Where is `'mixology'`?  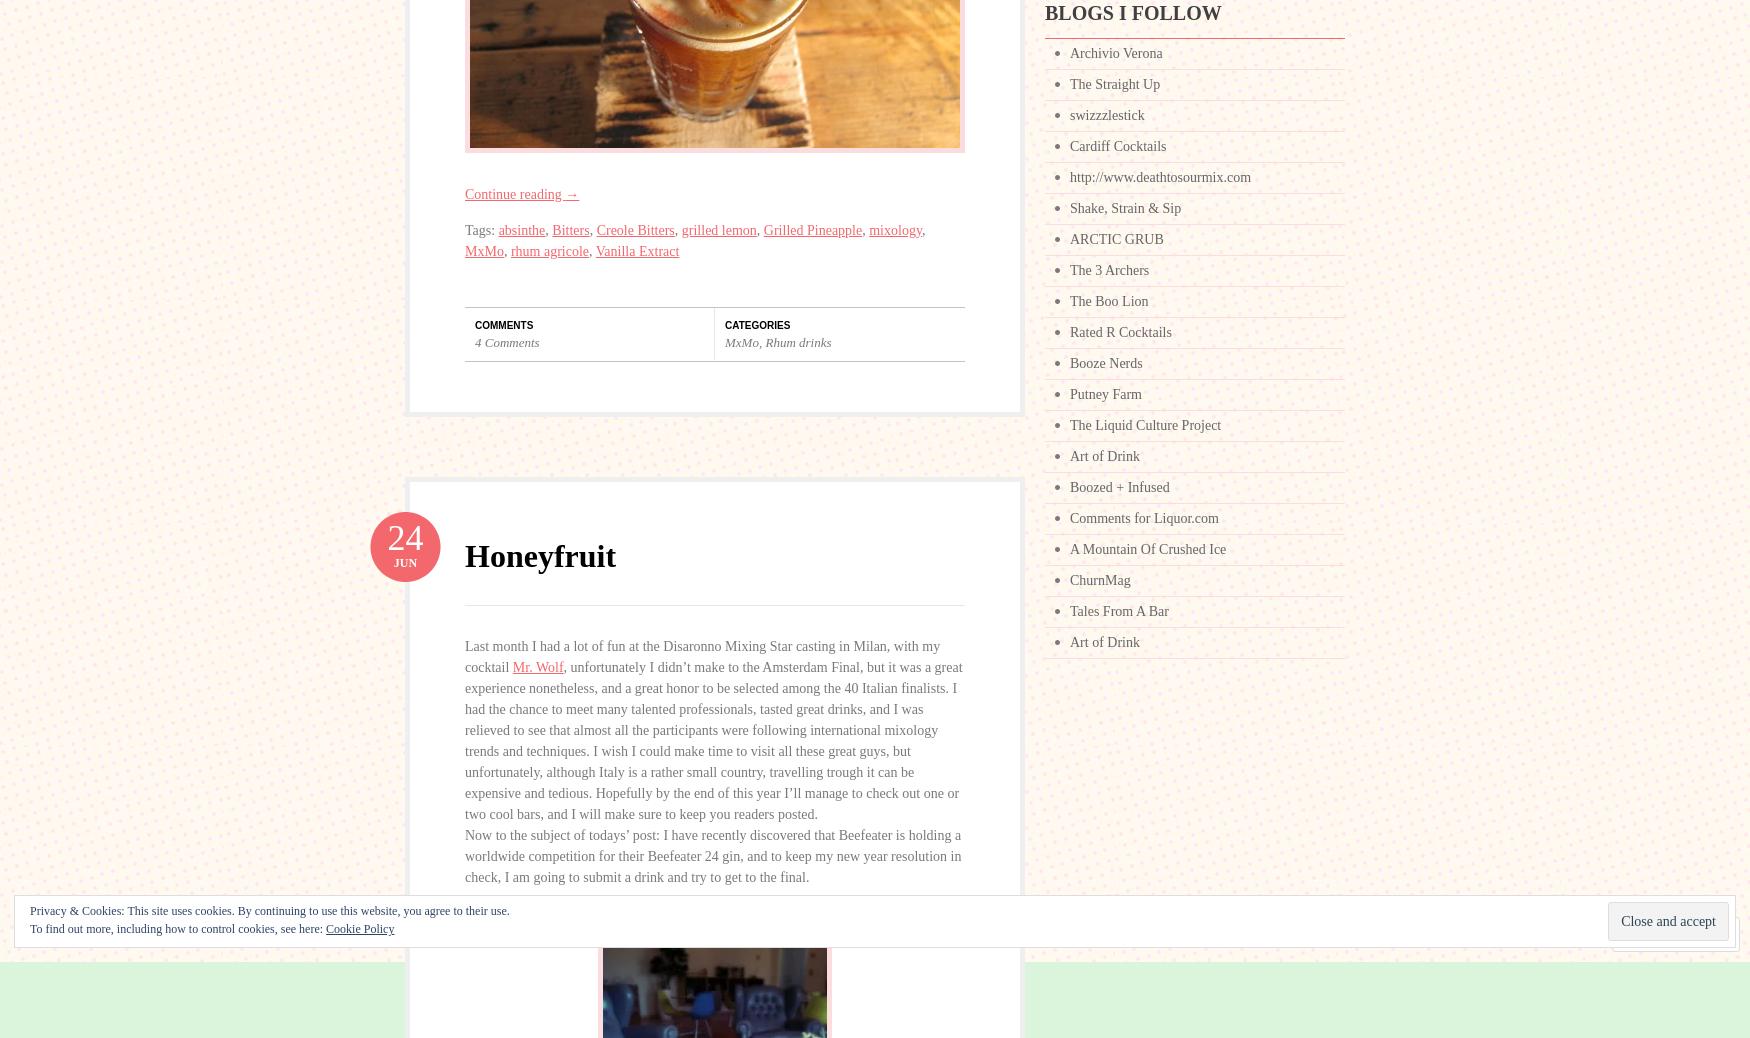
'mixology' is located at coordinates (893, 229).